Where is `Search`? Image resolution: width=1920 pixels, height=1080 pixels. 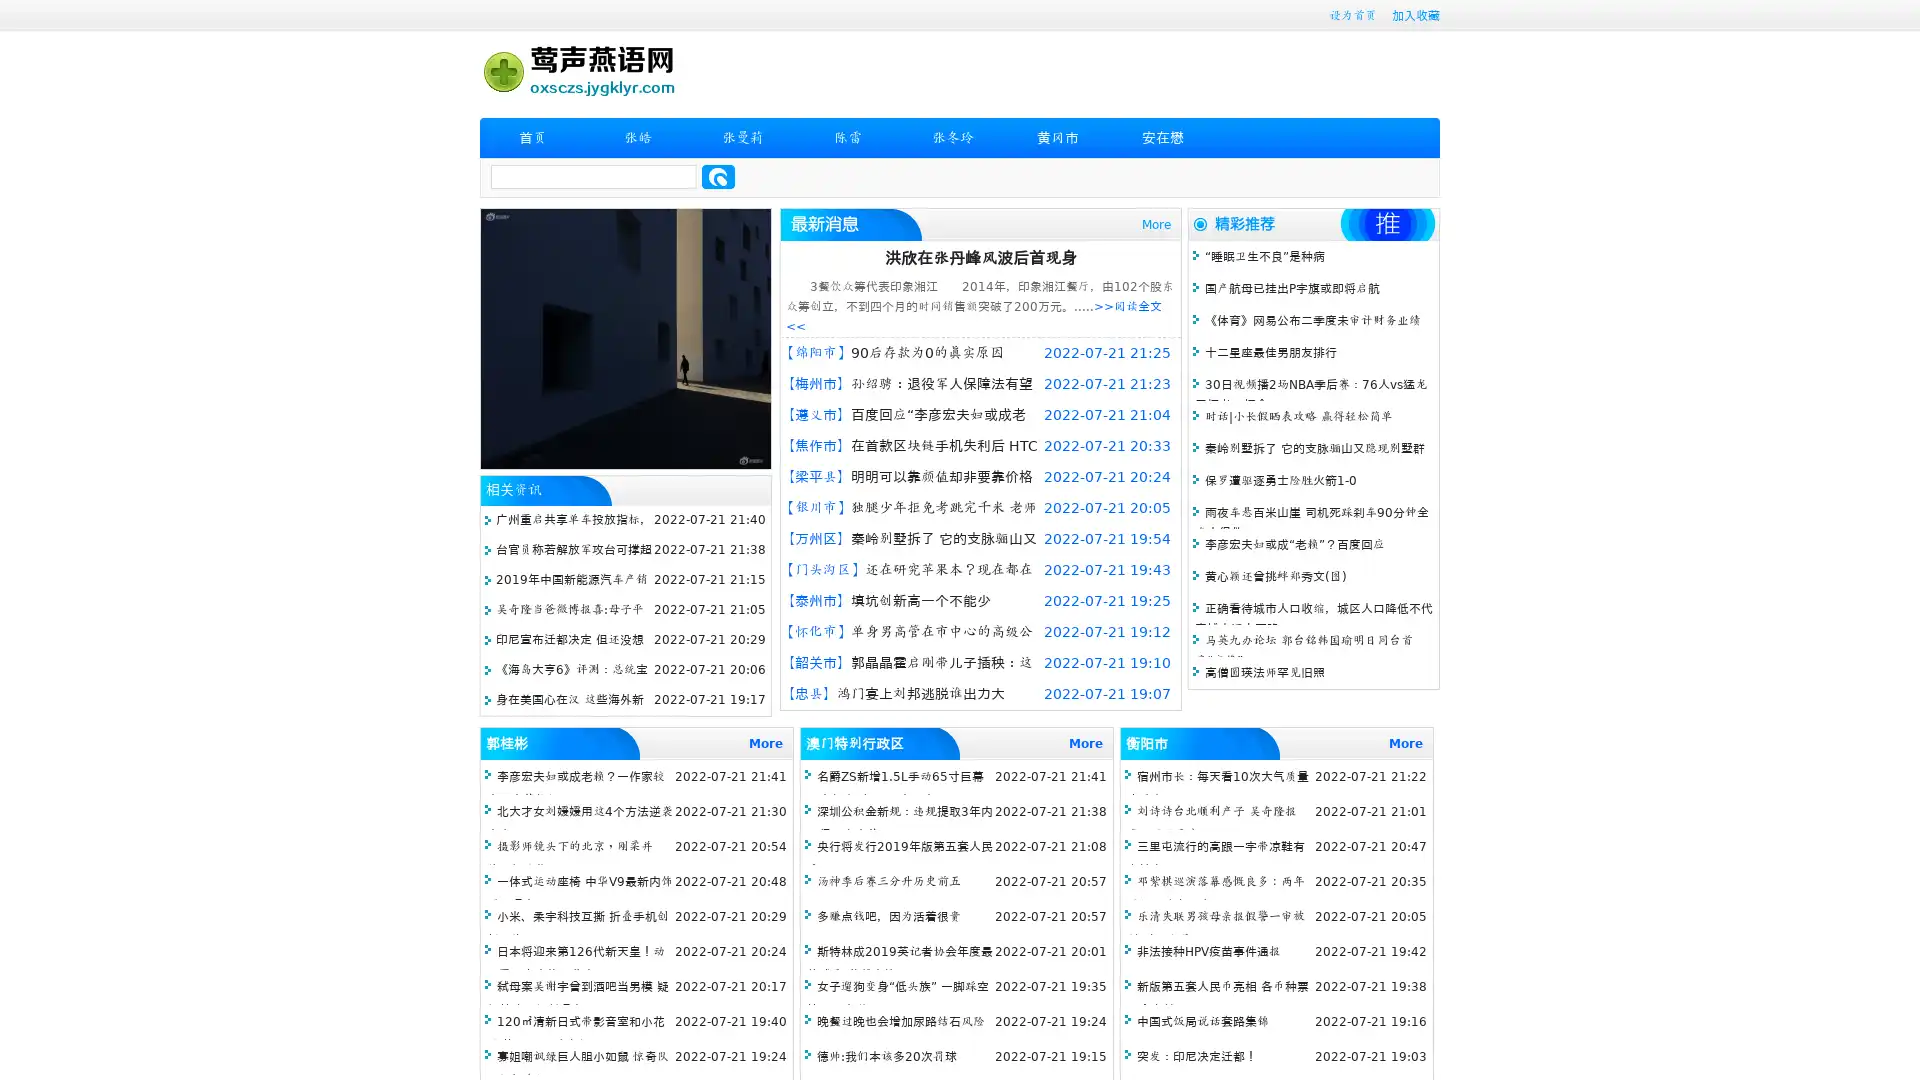 Search is located at coordinates (718, 176).